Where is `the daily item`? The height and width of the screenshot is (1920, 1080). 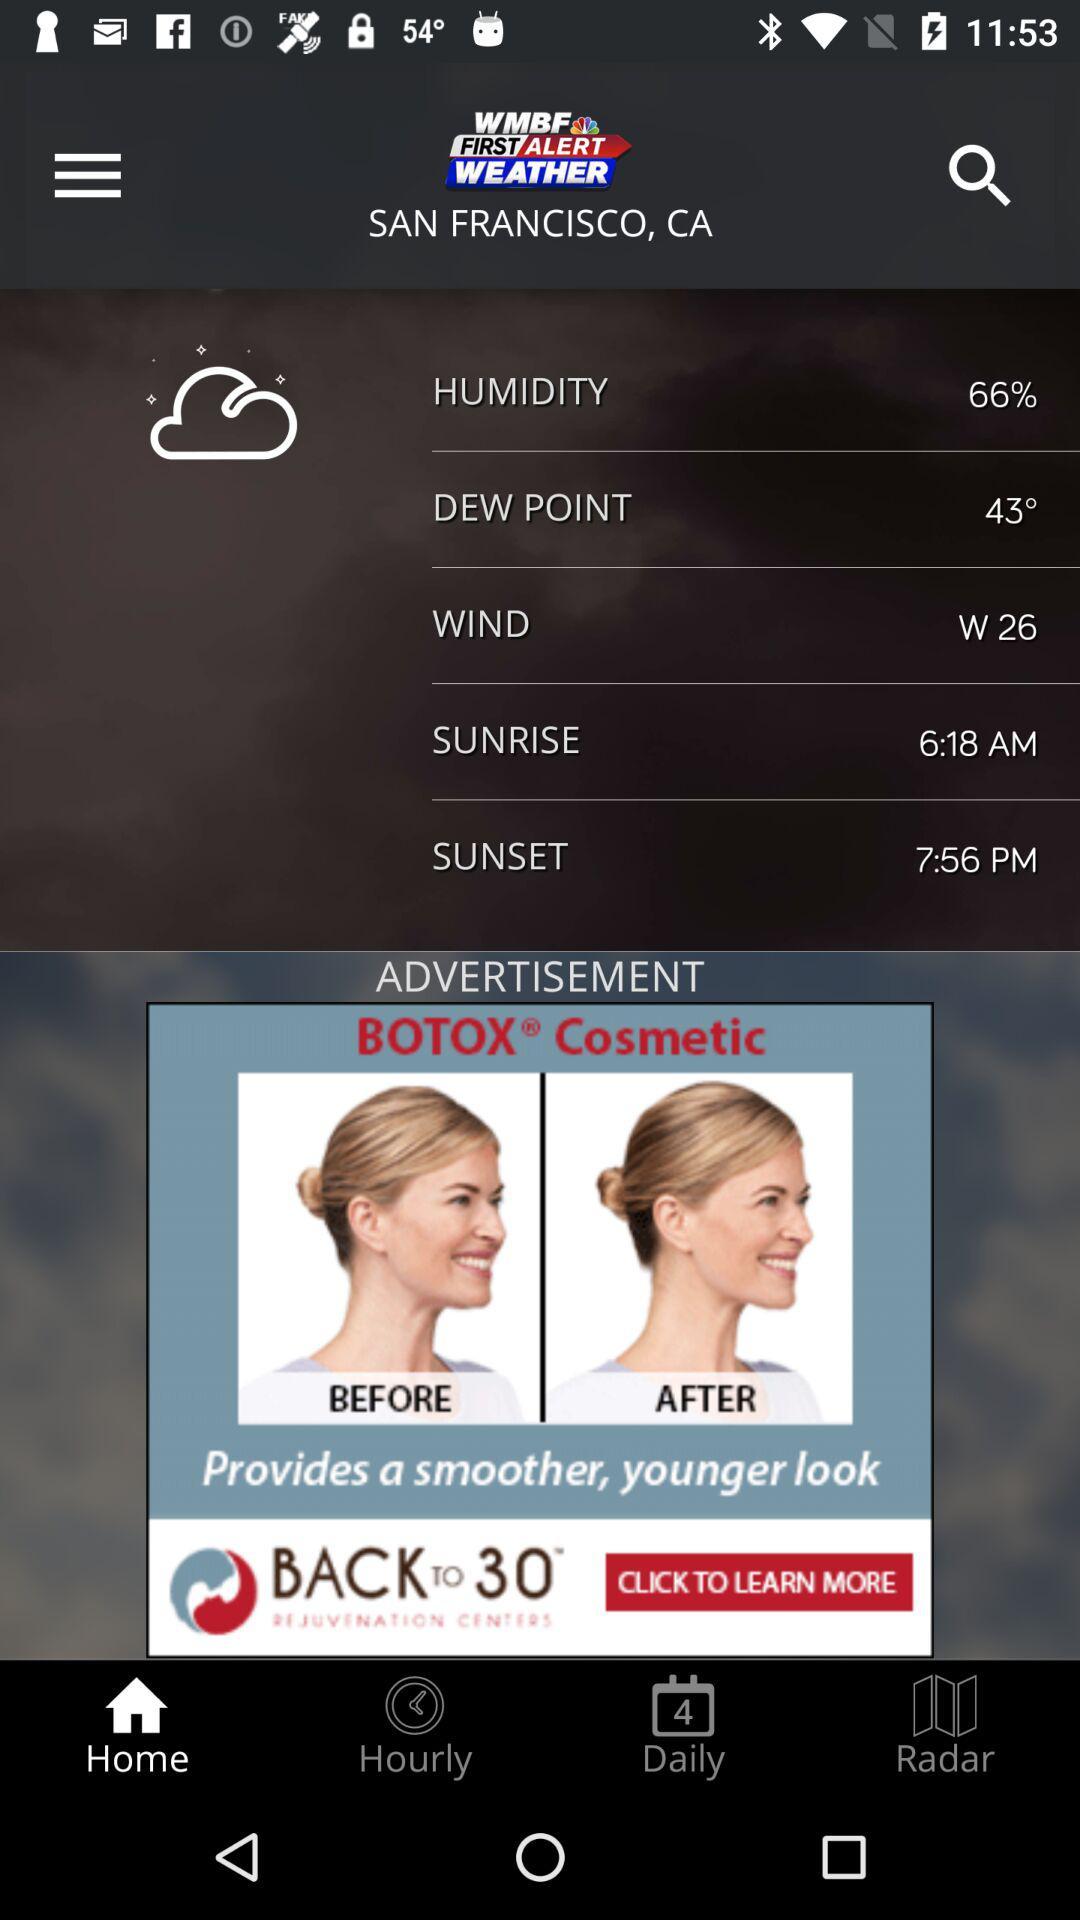
the daily item is located at coordinates (682, 1726).